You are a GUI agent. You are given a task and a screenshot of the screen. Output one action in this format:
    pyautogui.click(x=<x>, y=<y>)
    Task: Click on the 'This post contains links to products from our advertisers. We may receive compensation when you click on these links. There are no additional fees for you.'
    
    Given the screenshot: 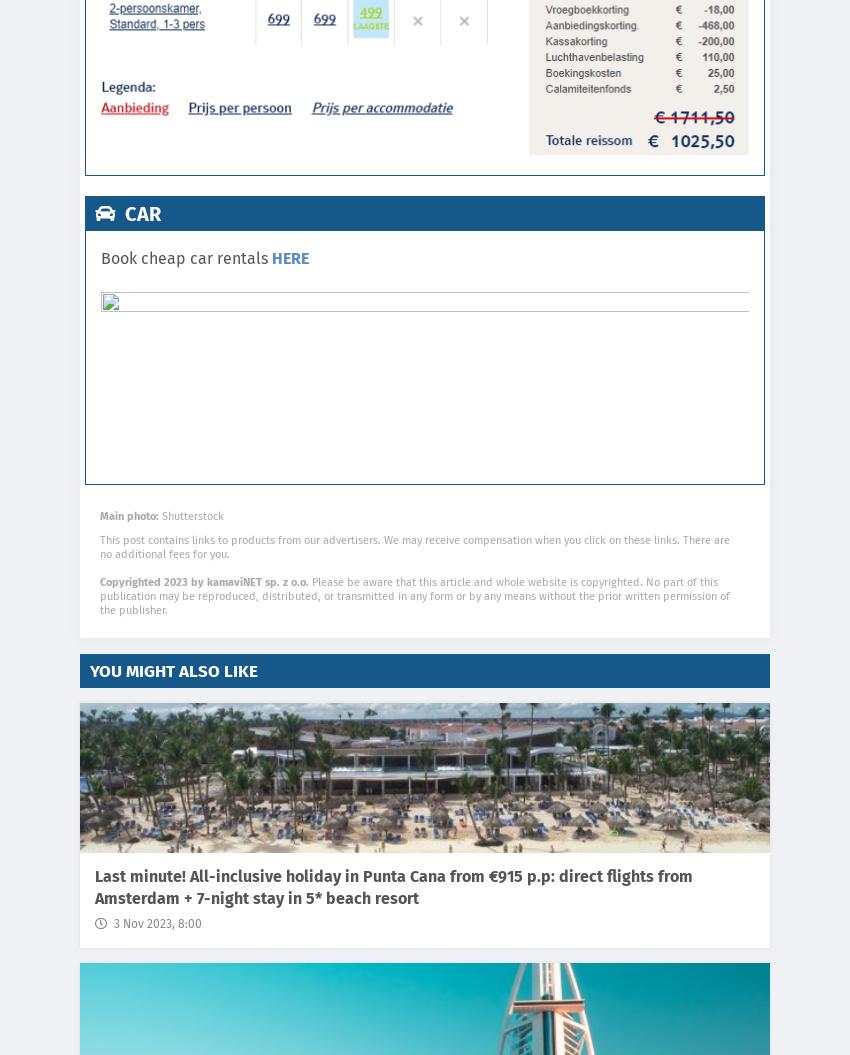 What is the action you would take?
    pyautogui.click(x=414, y=546)
    